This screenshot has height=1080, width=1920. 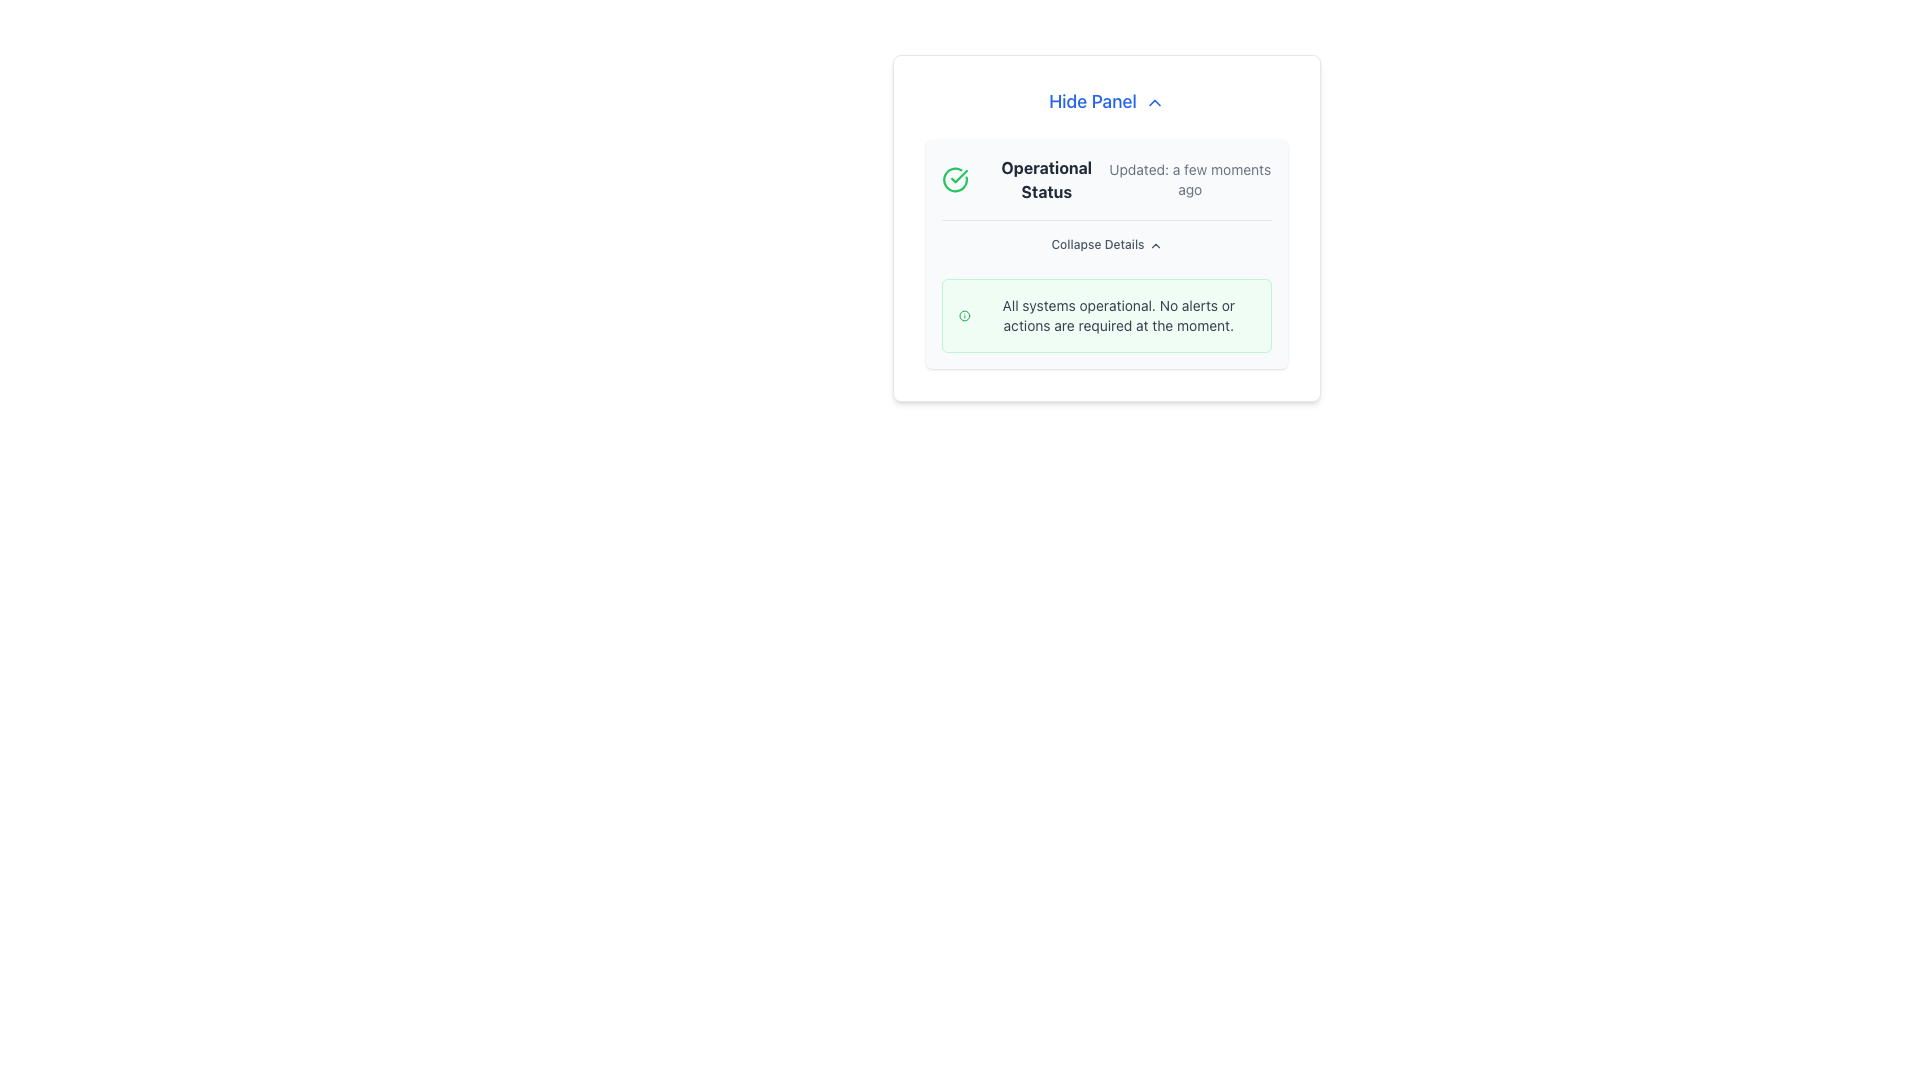 What do you see at coordinates (964, 315) in the screenshot?
I see `the small circular green-bordered information icon located in the upper-left corner of the light green notification box containing the message 'All systems operational. No alerts or actions are required at the moment.'` at bounding box center [964, 315].